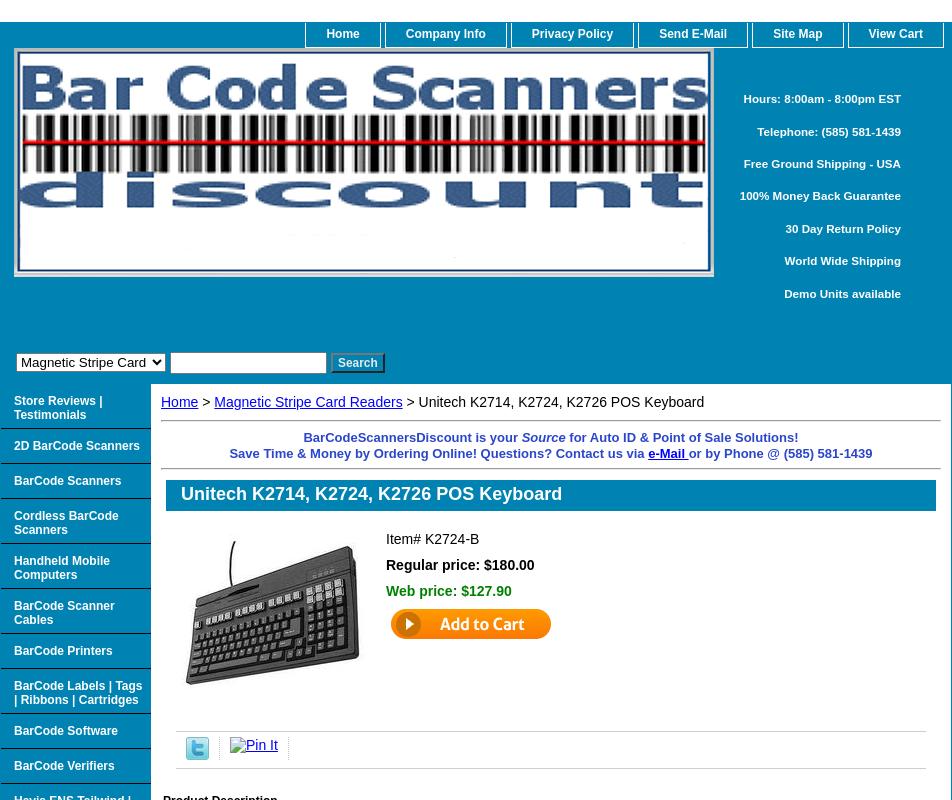  What do you see at coordinates (821, 162) in the screenshot?
I see `'Free Ground Shipping - USA'` at bounding box center [821, 162].